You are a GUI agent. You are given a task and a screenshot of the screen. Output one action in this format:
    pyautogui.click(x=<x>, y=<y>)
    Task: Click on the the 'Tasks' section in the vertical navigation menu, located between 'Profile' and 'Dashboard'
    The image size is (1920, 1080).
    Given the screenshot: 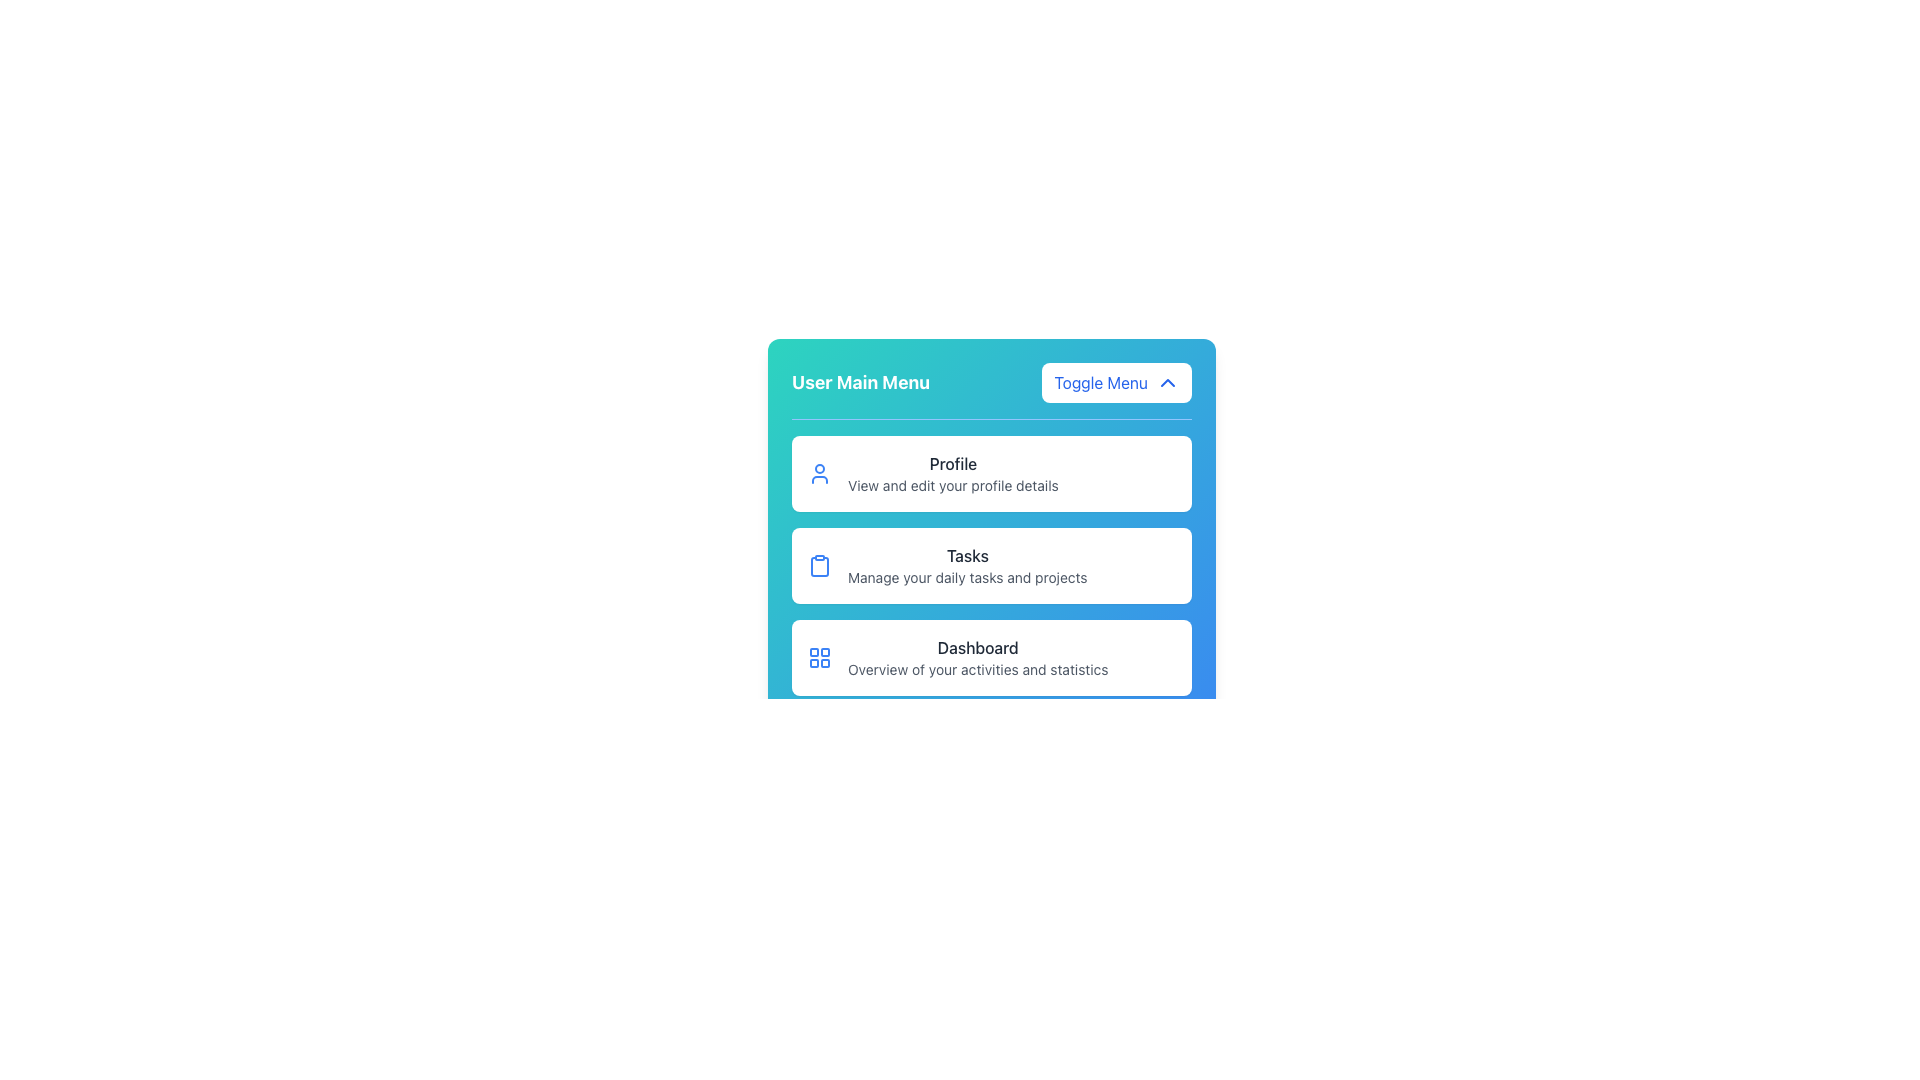 What is the action you would take?
    pyautogui.click(x=967, y=566)
    